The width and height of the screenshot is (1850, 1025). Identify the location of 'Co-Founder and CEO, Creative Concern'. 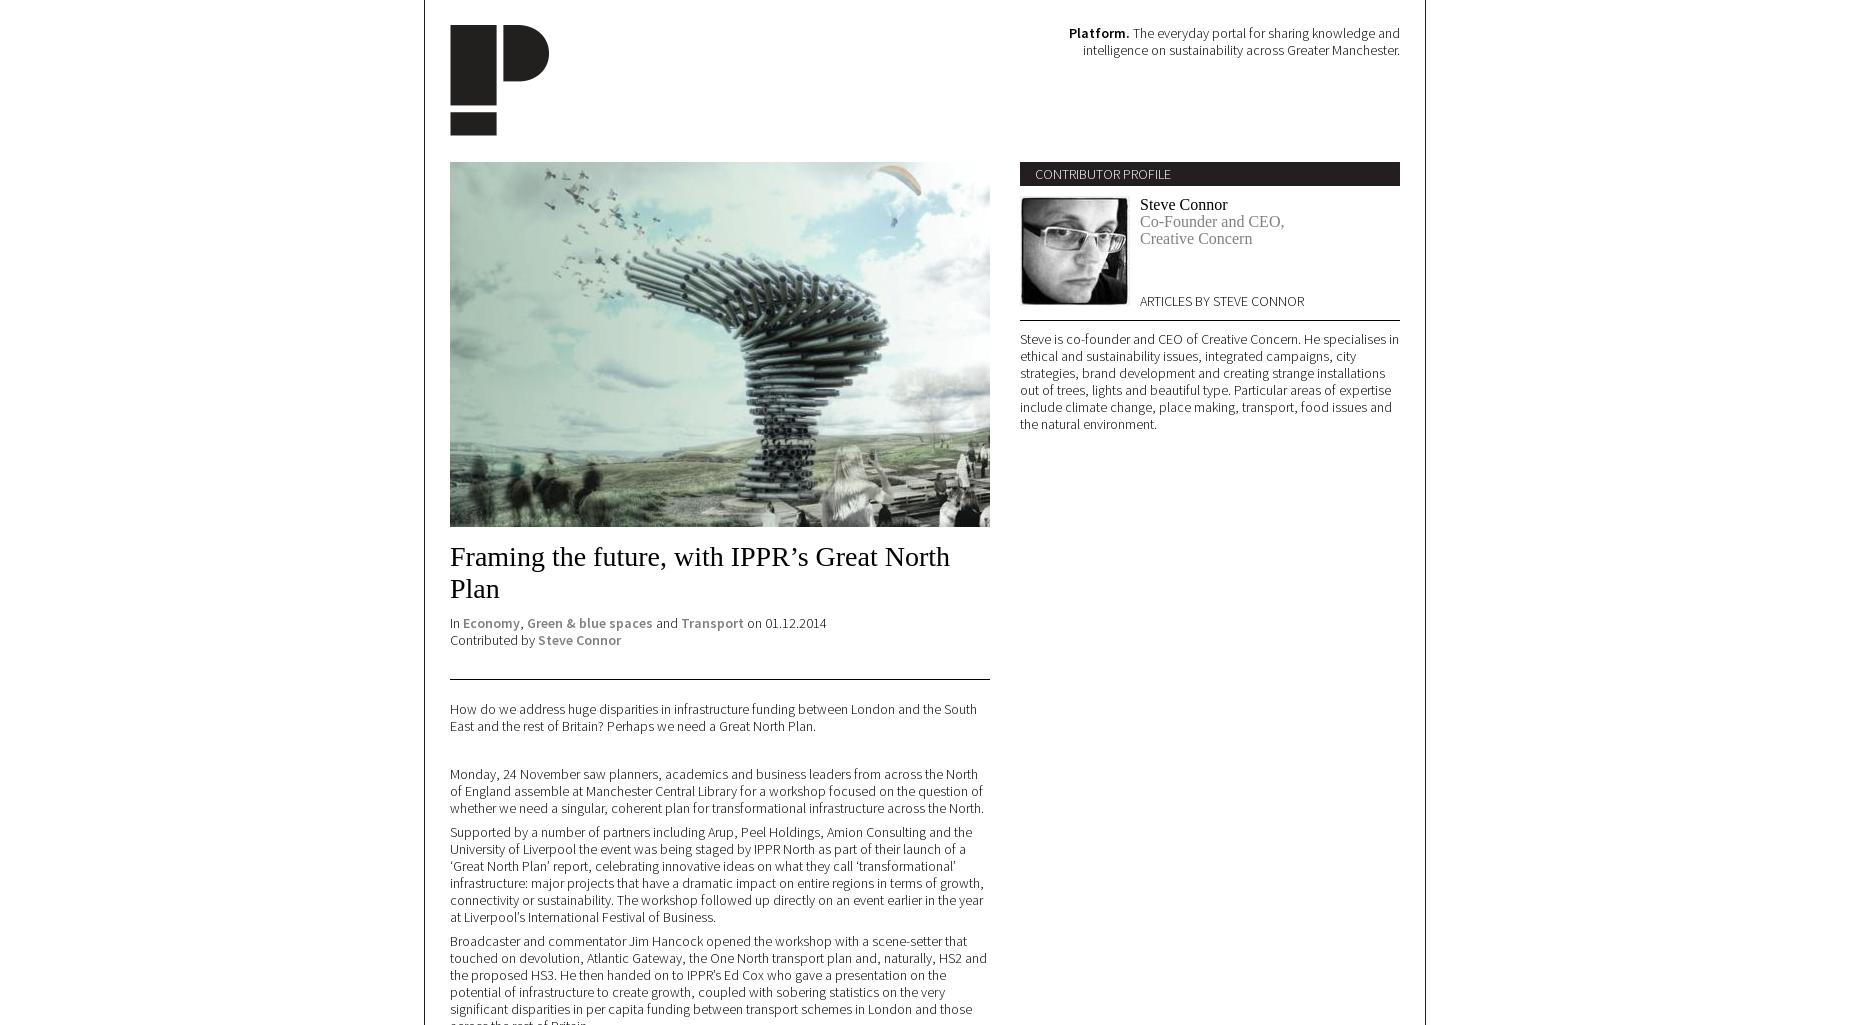
(1138, 230).